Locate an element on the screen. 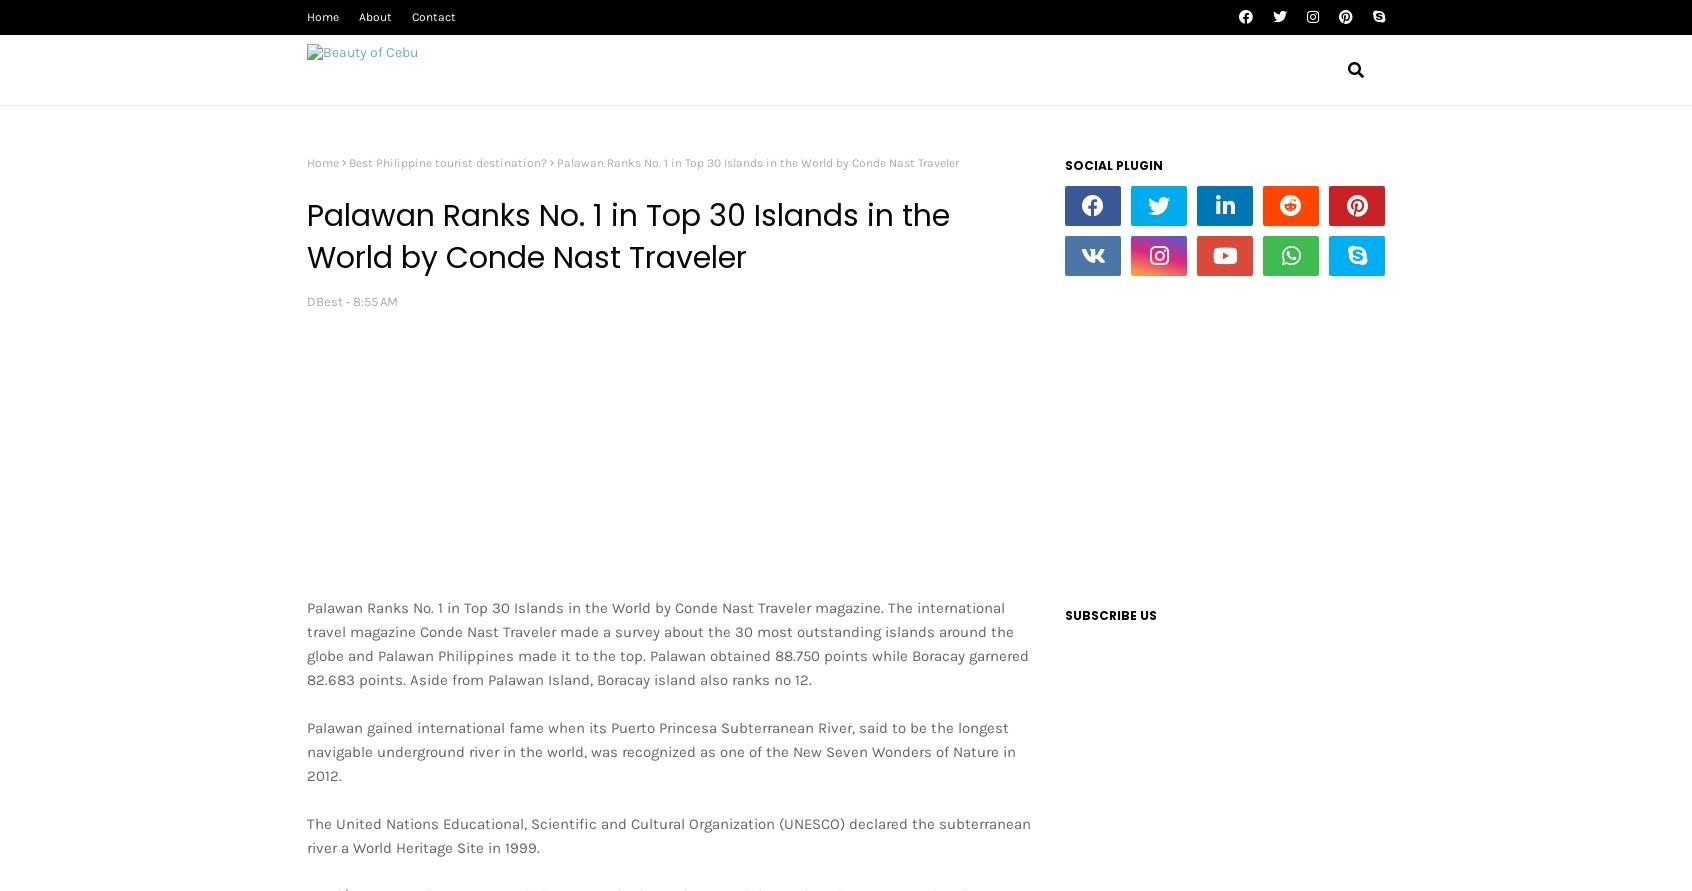 This screenshot has height=891, width=1692. 'Best Philippine tourist destination?' is located at coordinates (447, 161).